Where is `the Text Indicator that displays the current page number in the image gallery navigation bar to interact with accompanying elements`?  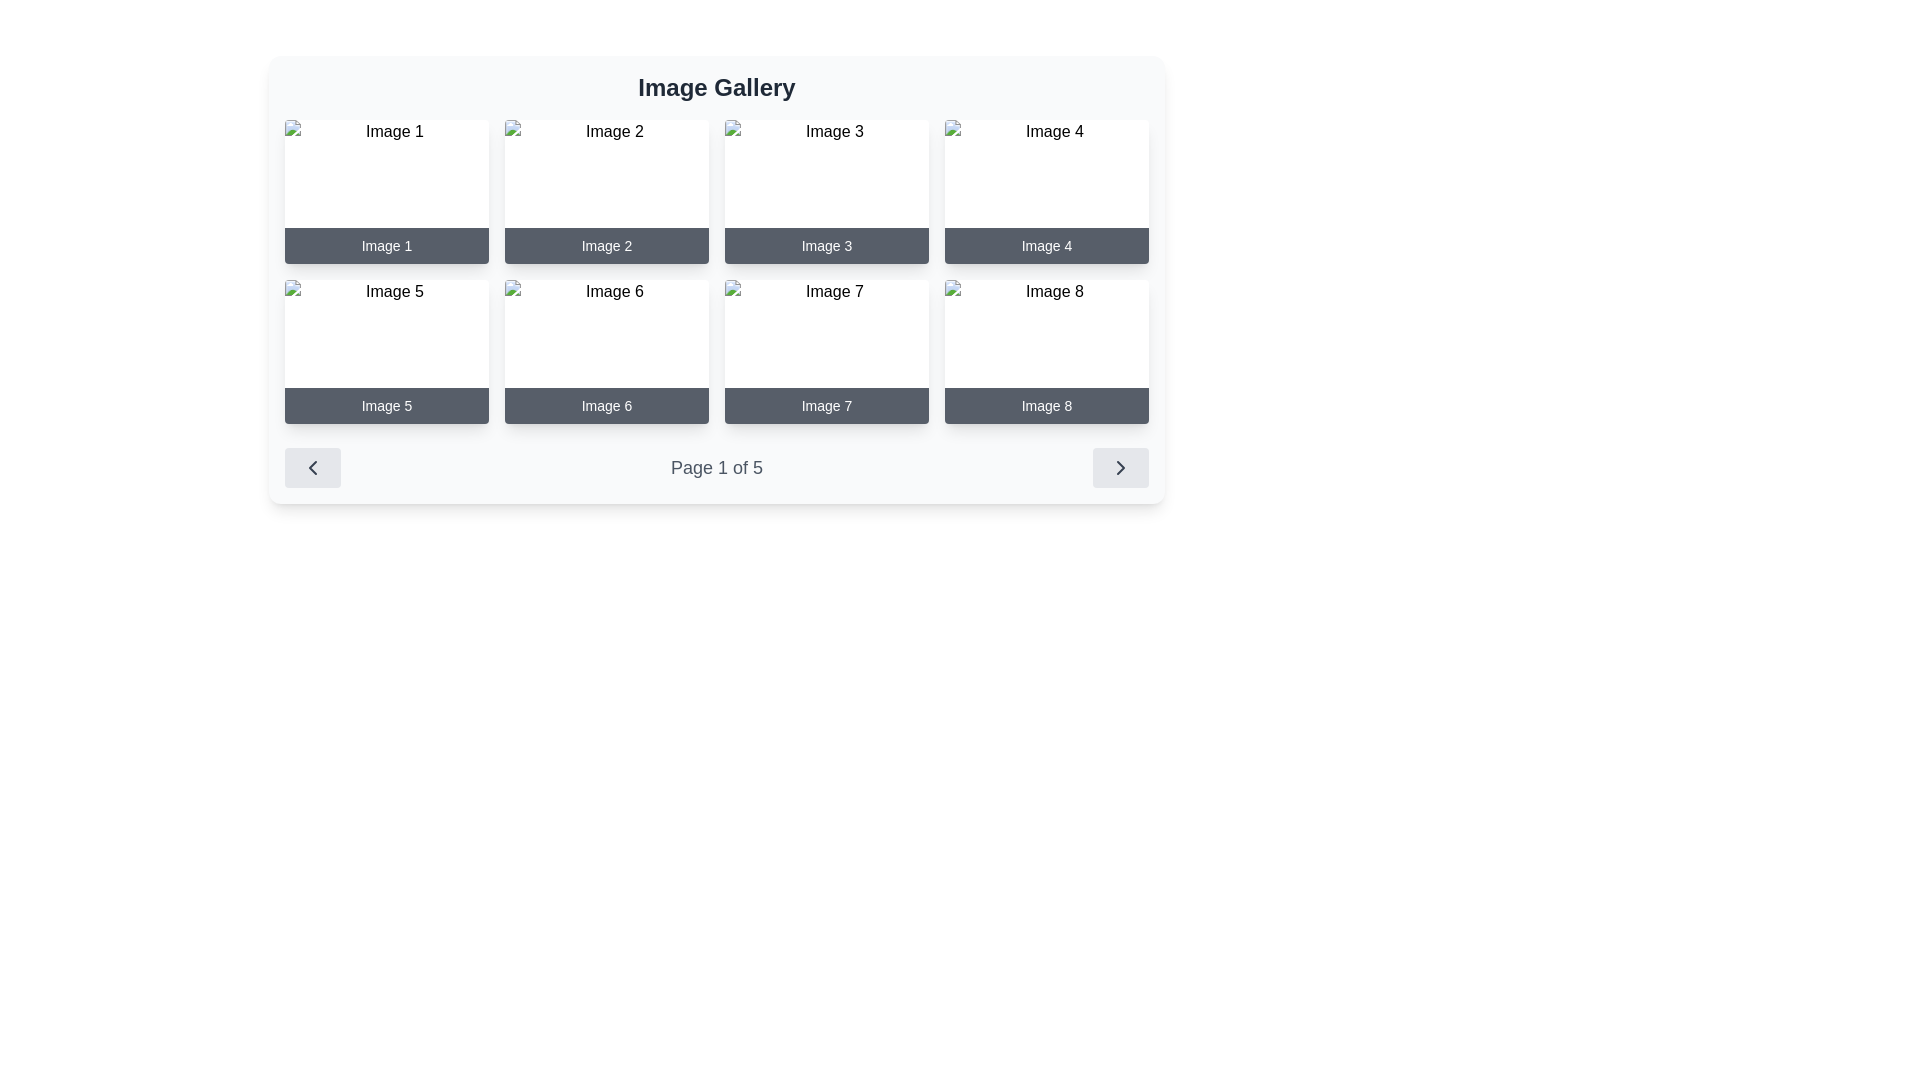
the Text Indicator that displays the current page number in the image gallery navigation bar to interact with accompanying elements is located at coordinates (716, 467).